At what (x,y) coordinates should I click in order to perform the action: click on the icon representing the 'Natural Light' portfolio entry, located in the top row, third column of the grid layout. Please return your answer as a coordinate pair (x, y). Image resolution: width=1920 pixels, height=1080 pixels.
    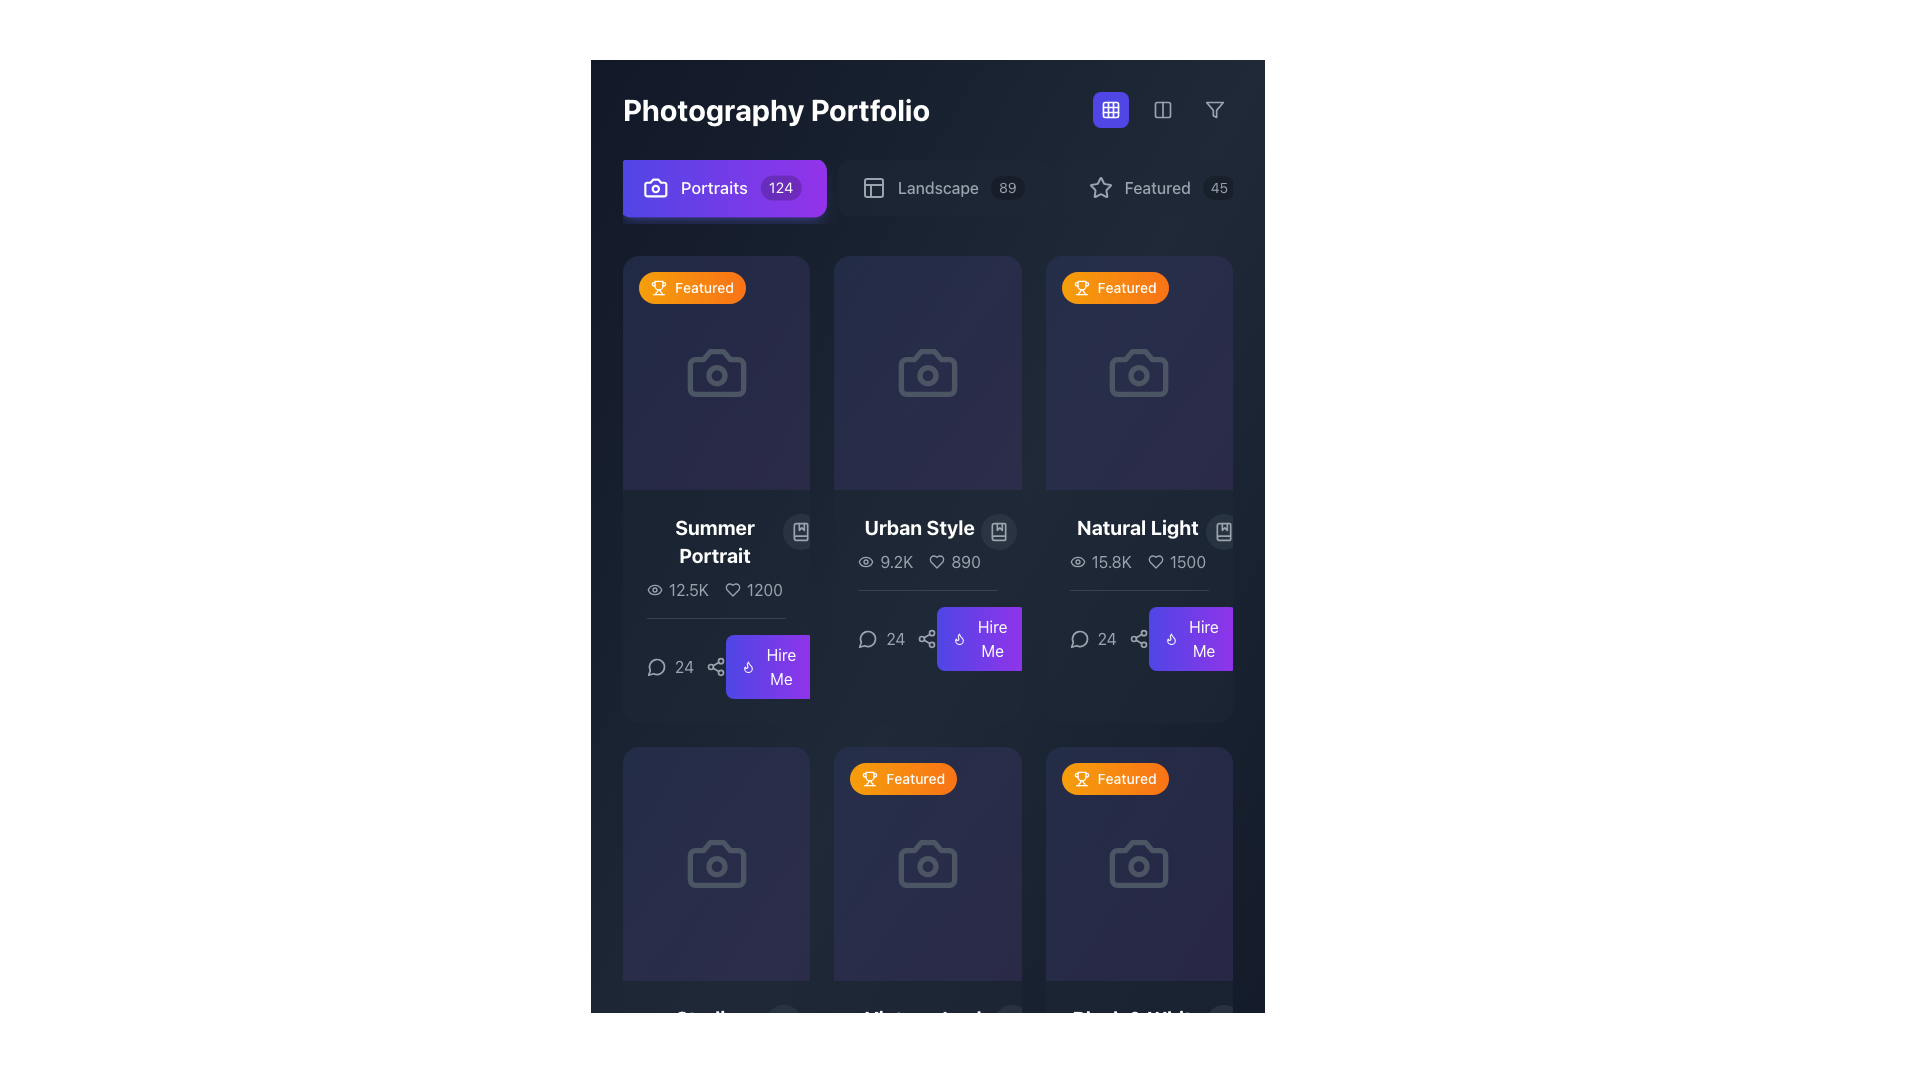
    Looking at the image, I should click on (1139, 373).